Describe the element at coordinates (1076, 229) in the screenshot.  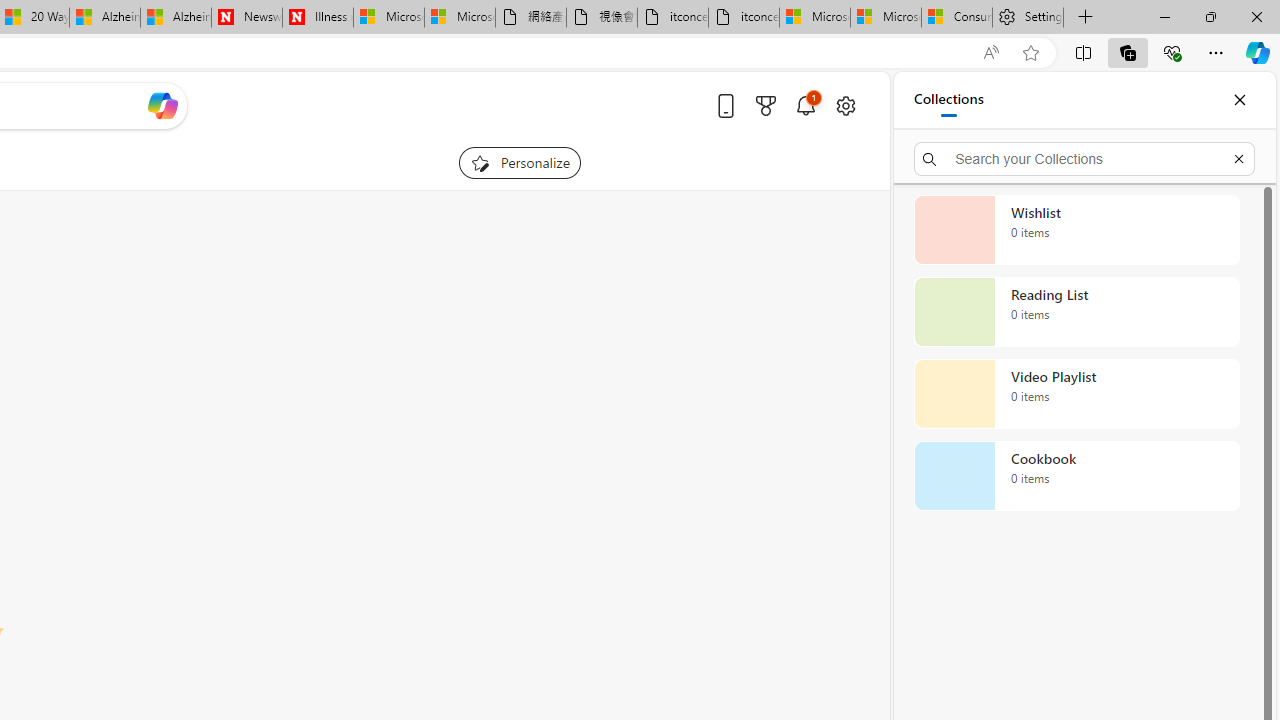
I see `'Wishlist collection, 0 items'` at that location.